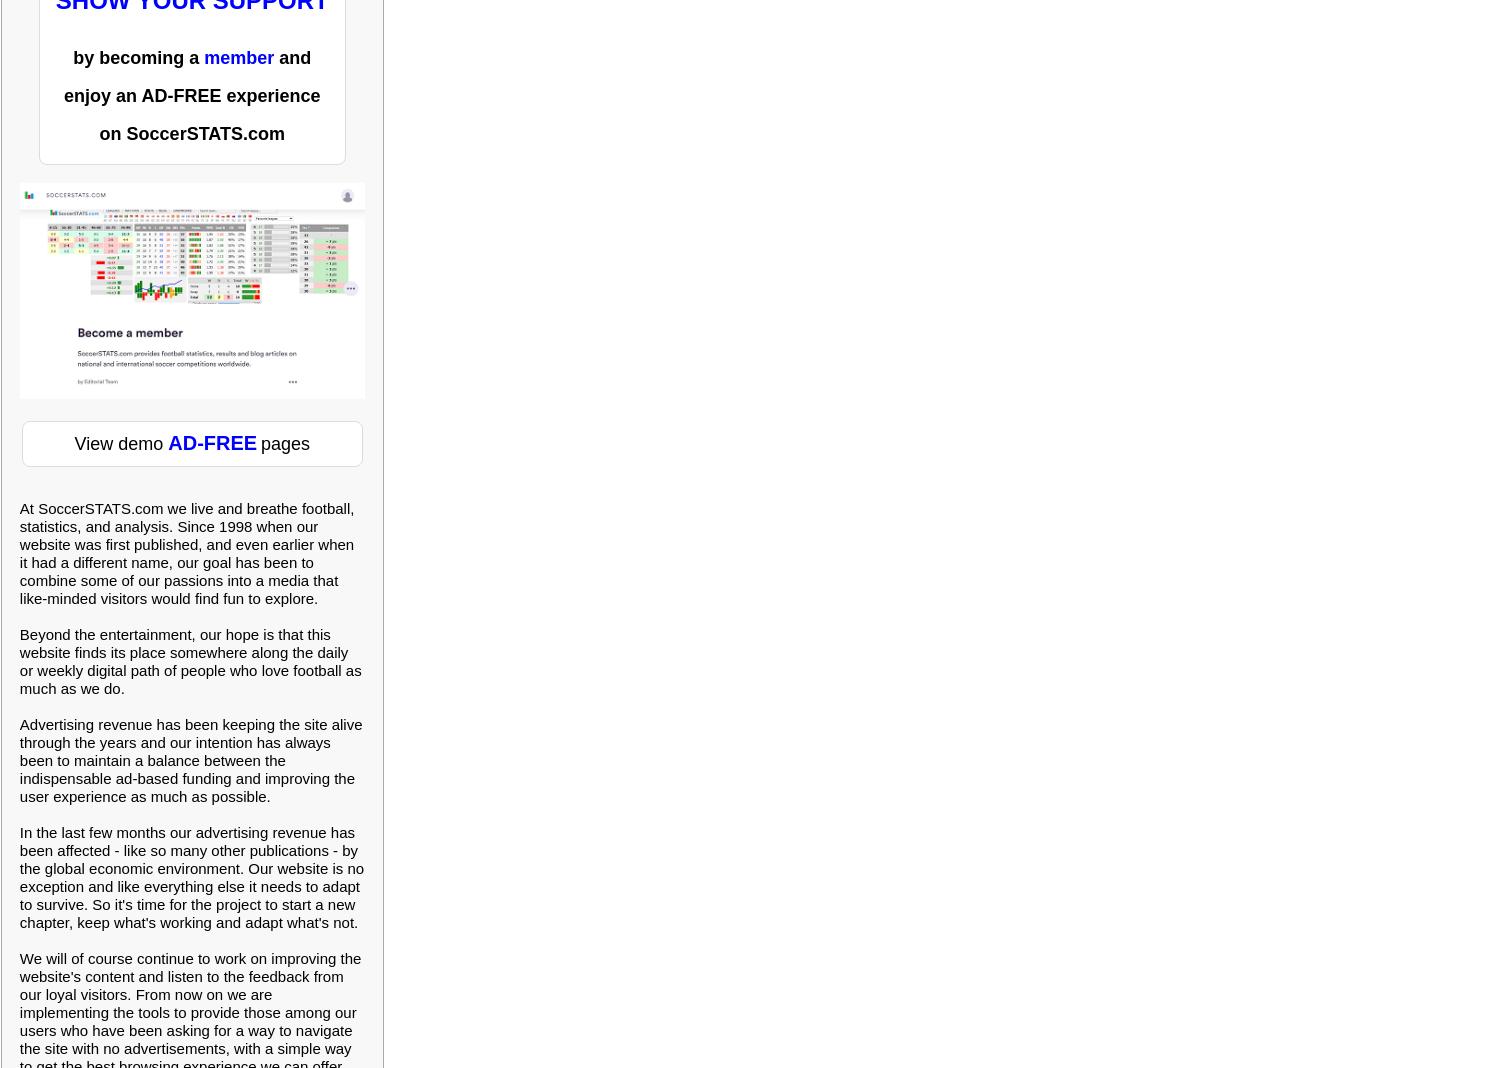 This screenshot has width=1504, height=1068. Describe the element at coordinates (72, 56) in the screenshot. I see `'by becoming a'` at that location.